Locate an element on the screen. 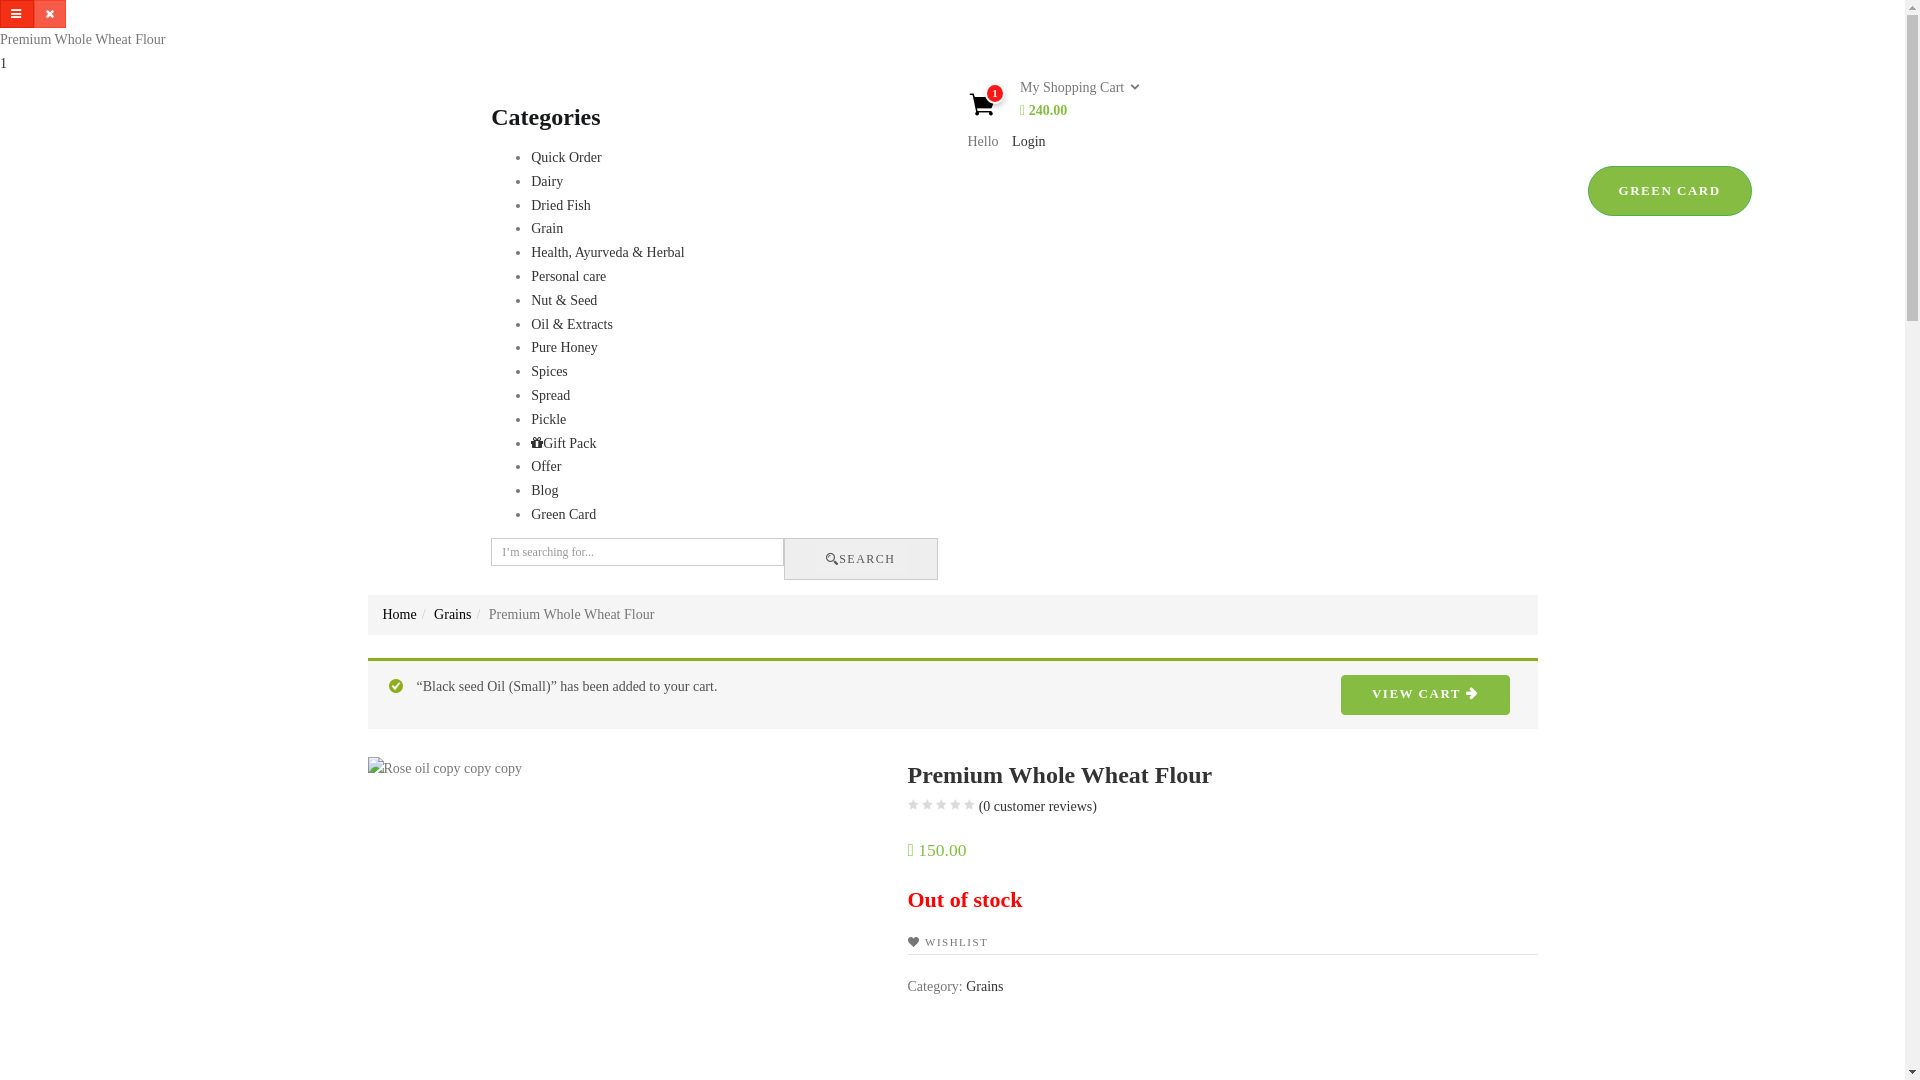 The width and height of the screenshot is (1920, 1080). 'Login' is located at coordinates (1028, 140).